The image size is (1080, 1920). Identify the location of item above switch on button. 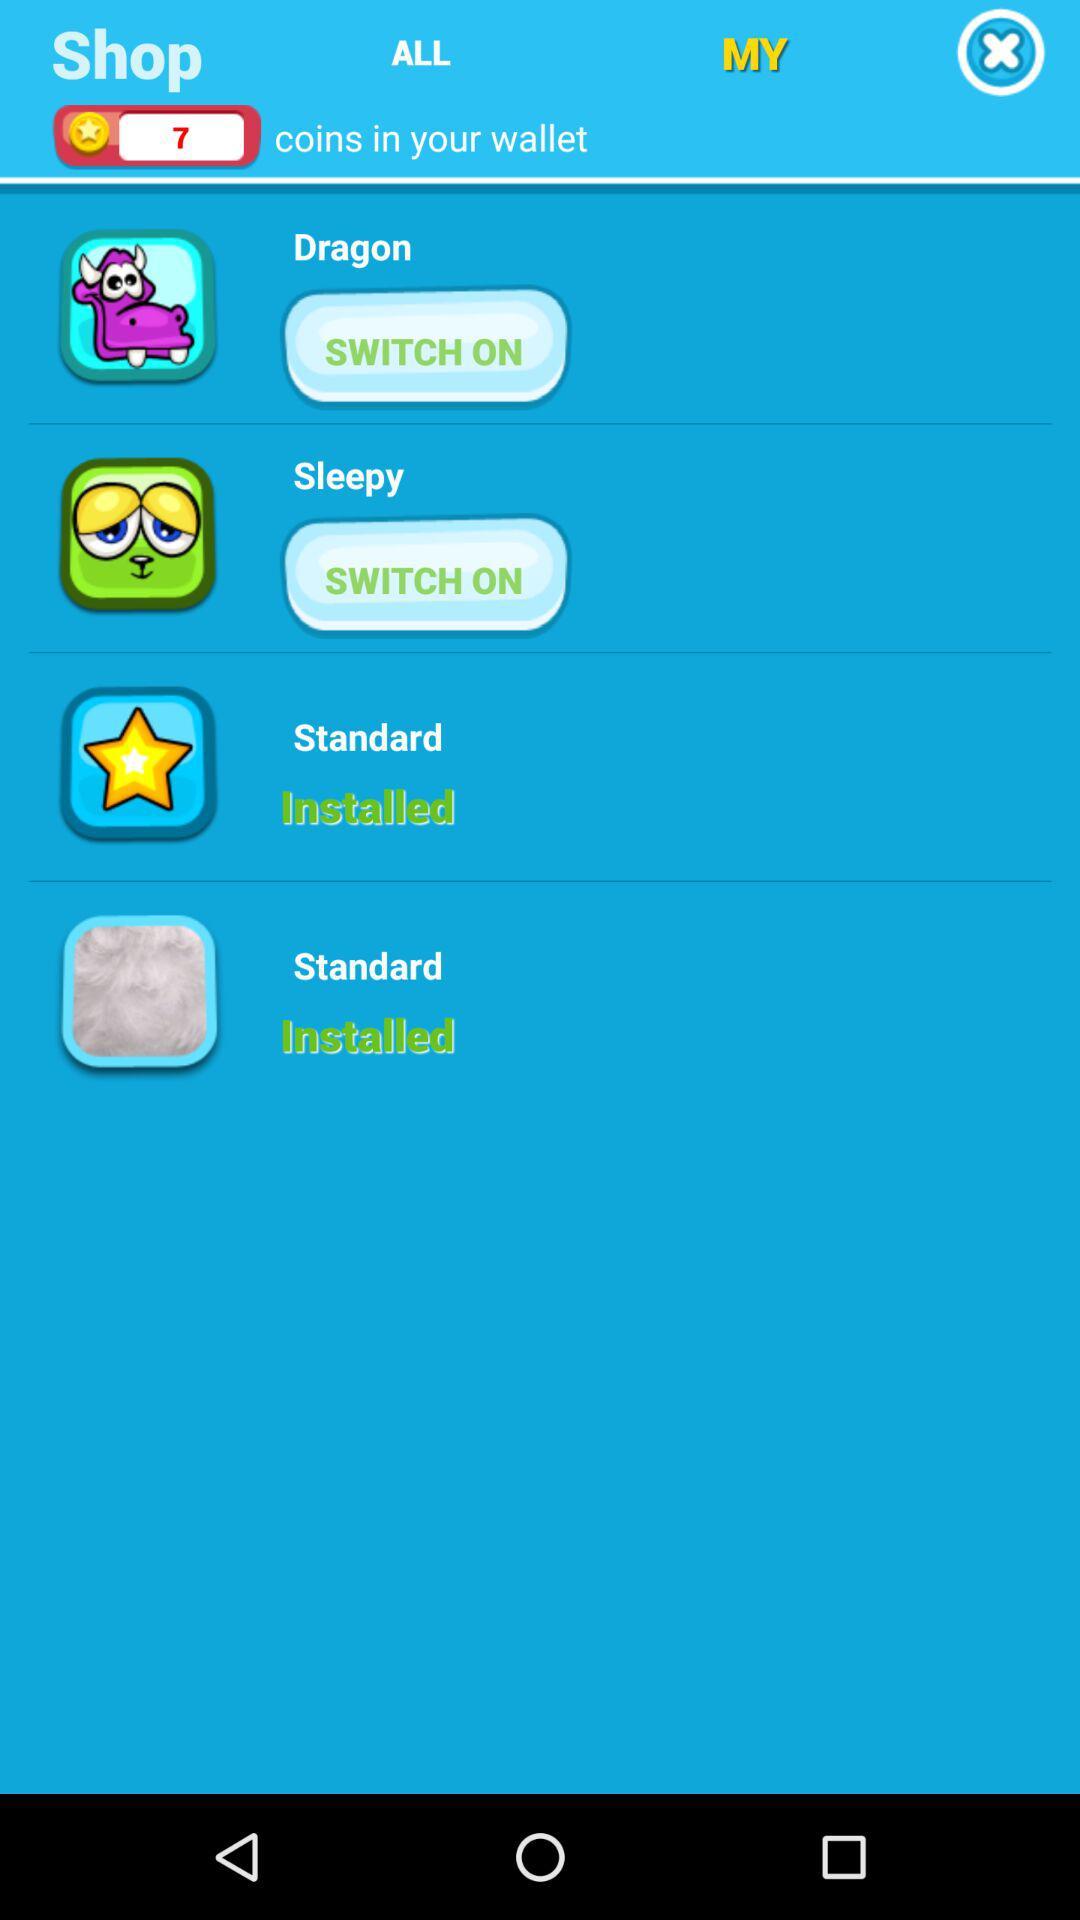
(347, 473).